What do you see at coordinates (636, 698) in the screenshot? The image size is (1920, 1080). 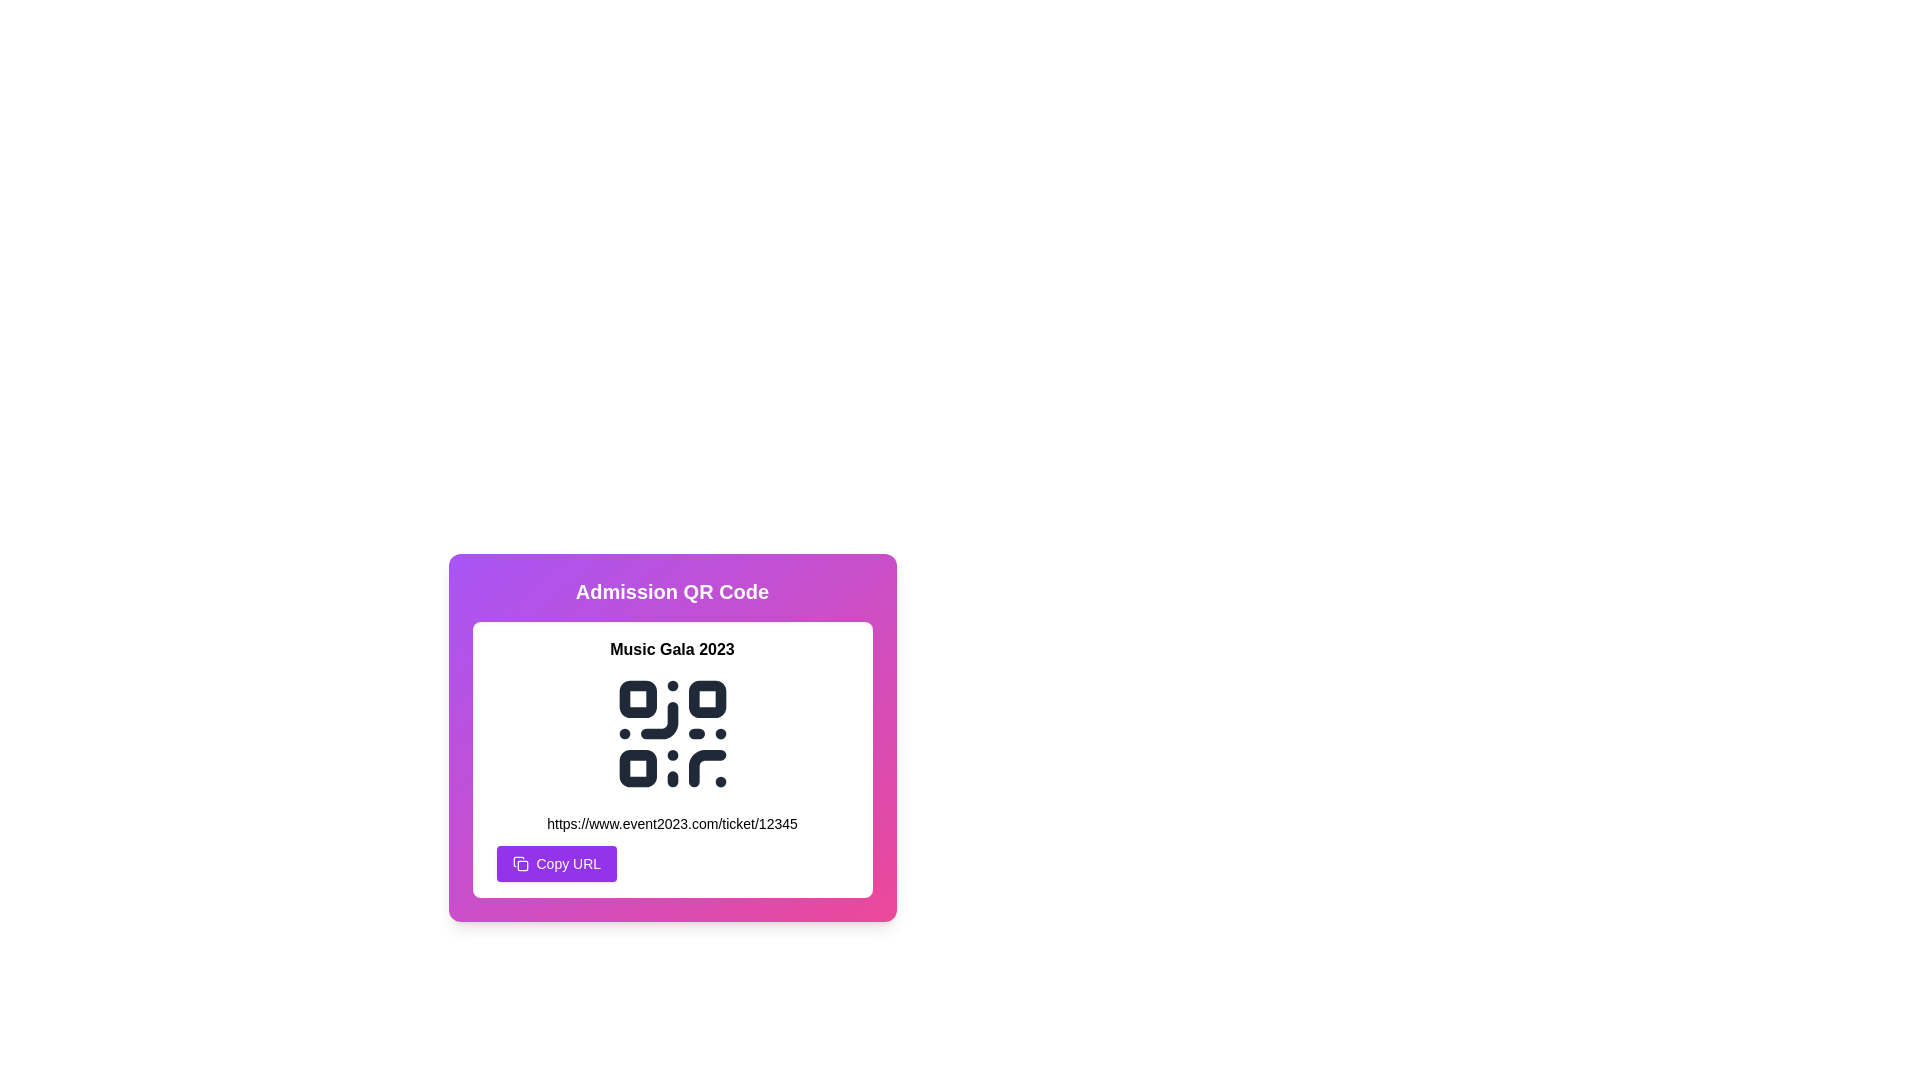 I see `the small, square QR-style darker block located in the top-left segment of the QR code representation` at bounding box center [636, 698].